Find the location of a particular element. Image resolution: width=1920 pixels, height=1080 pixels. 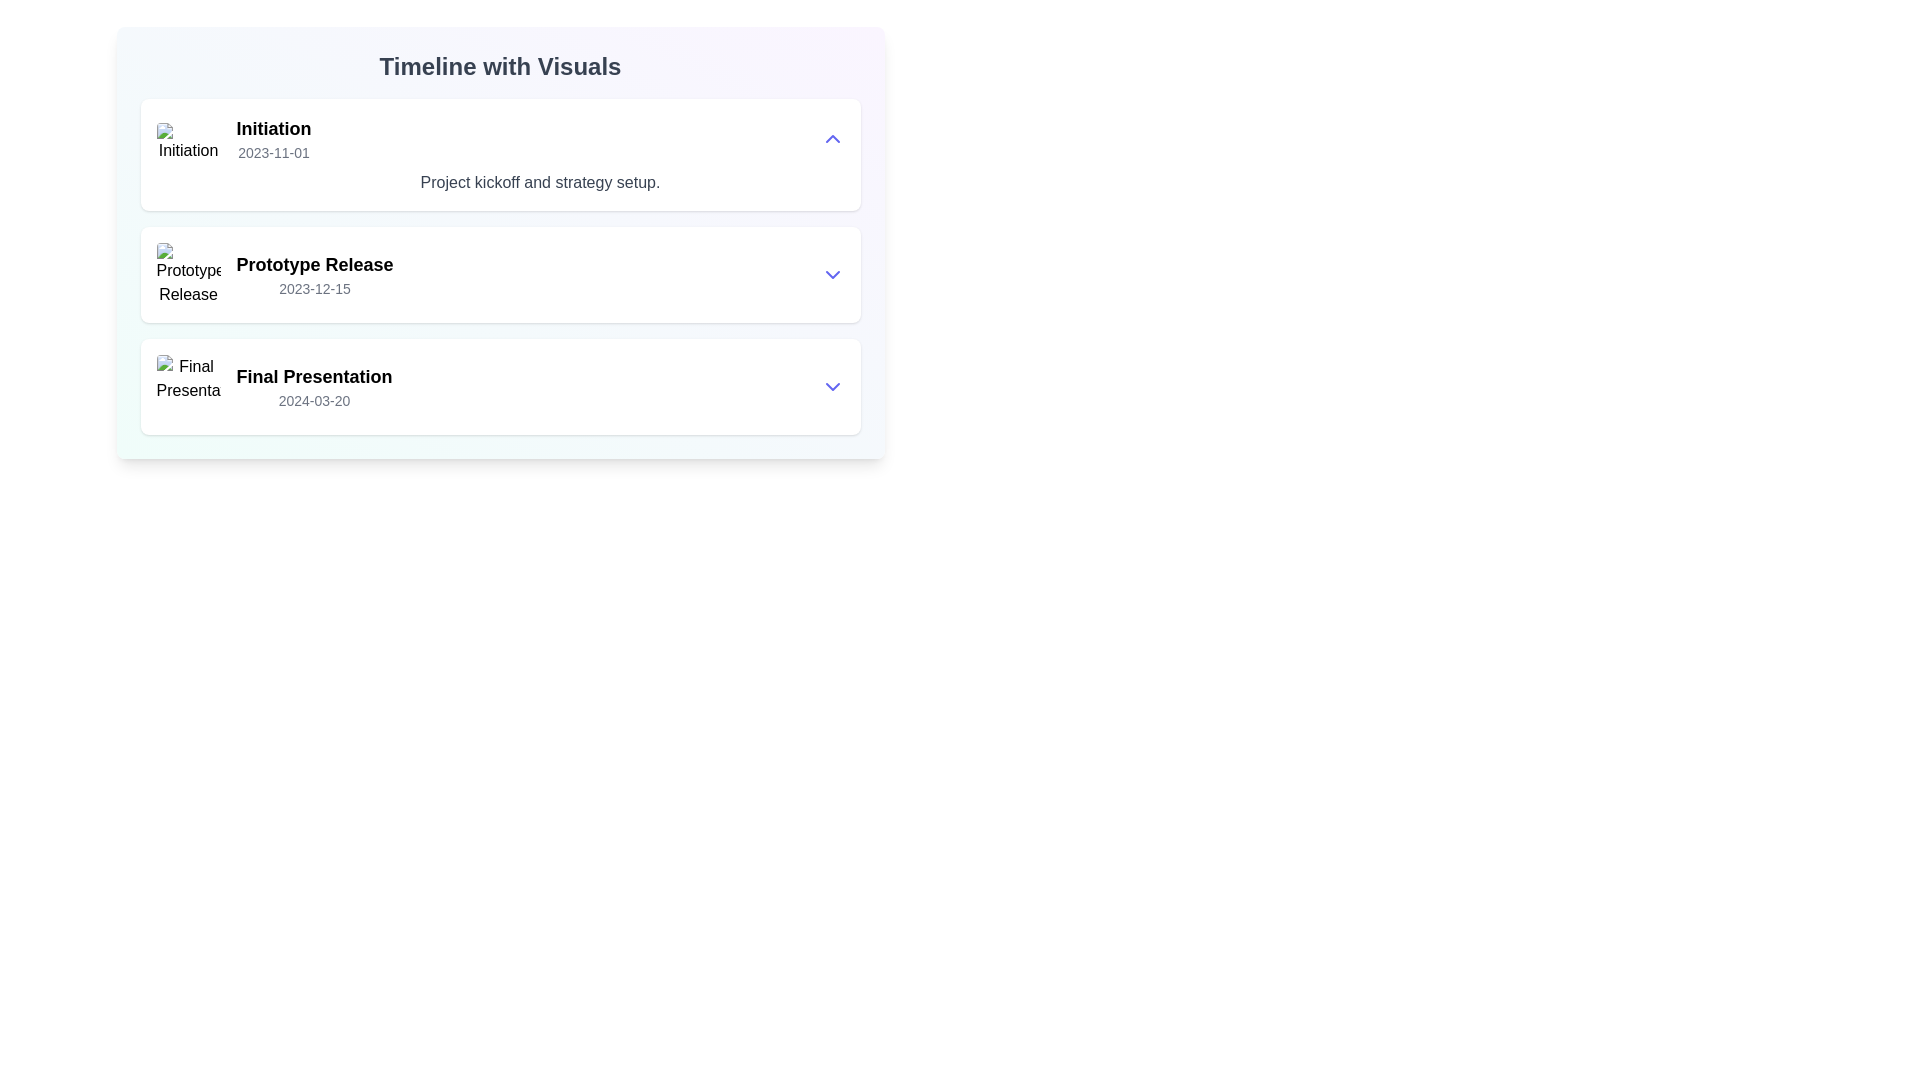

the title-date pair for the 'Initiation' event located at the top left of the timeline is located at coordinates (272, 137).